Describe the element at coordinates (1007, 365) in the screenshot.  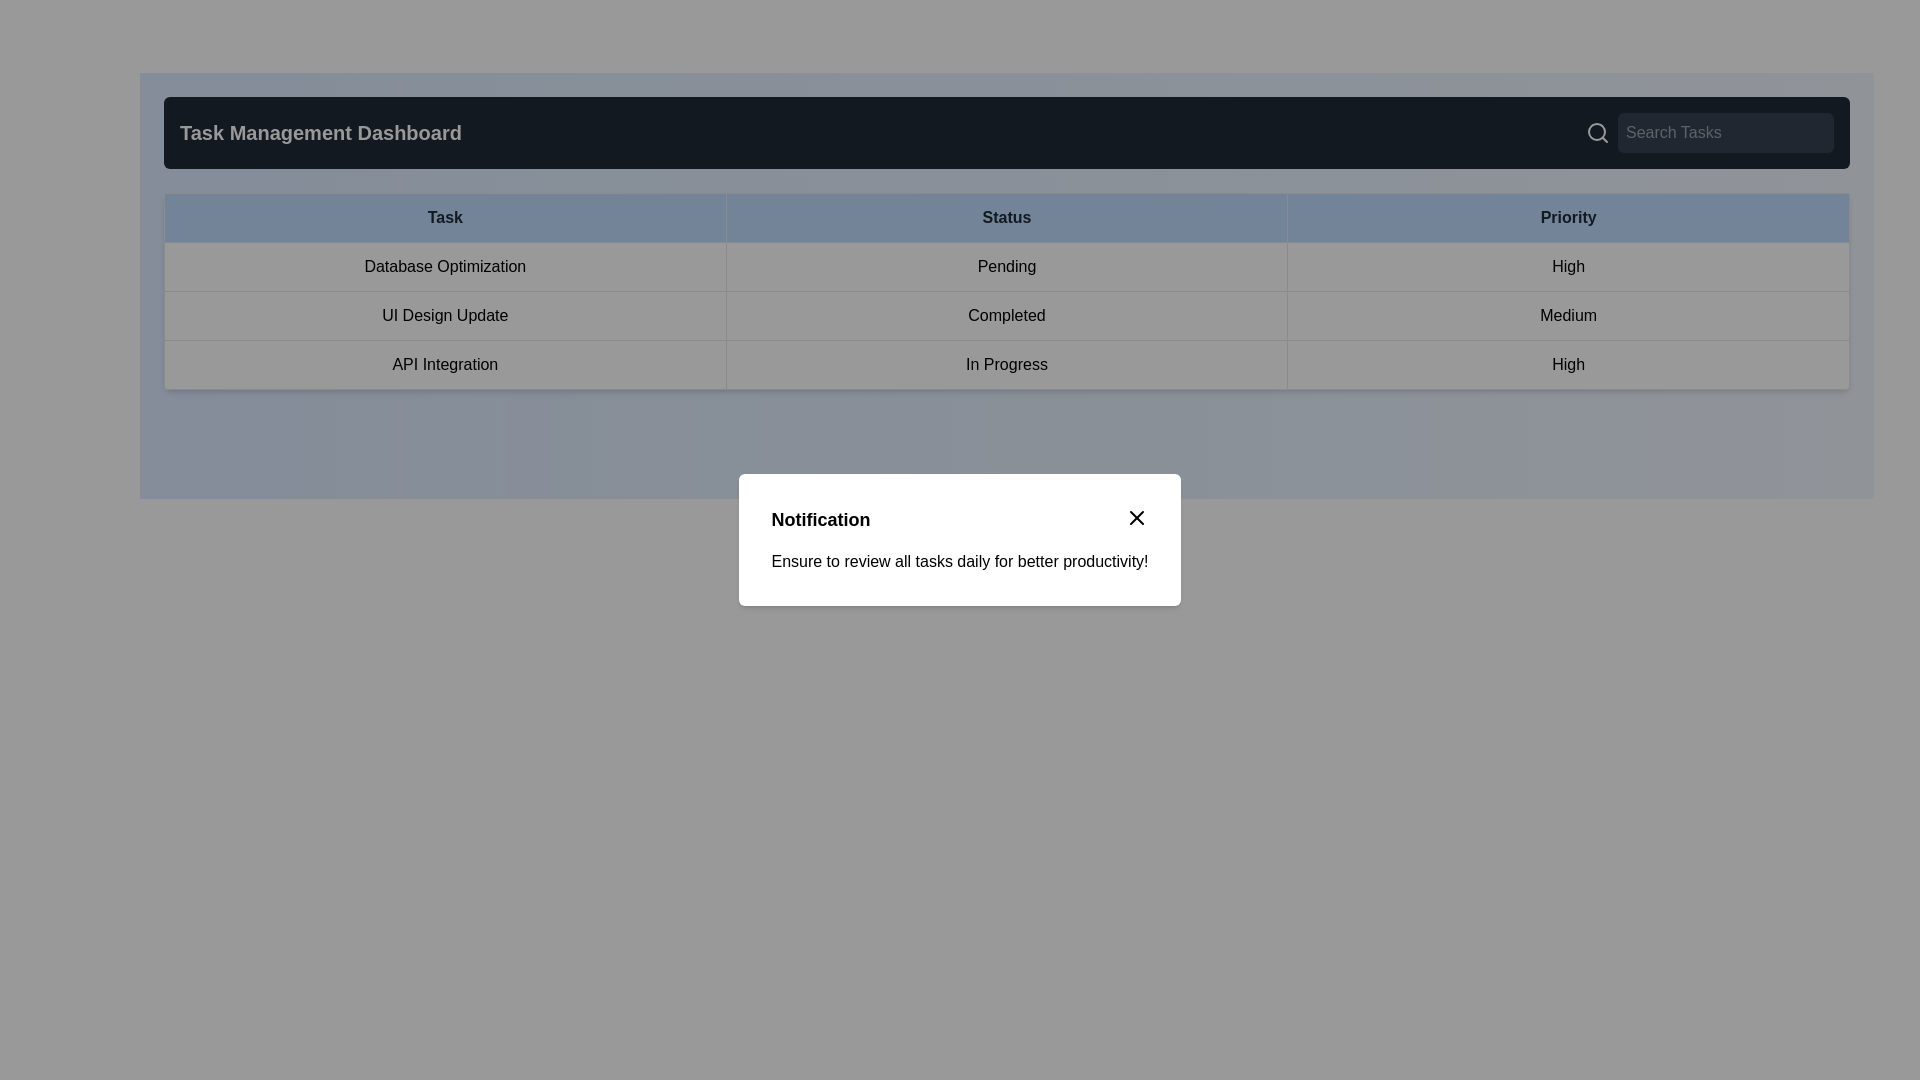
I see `the third row` at that location.